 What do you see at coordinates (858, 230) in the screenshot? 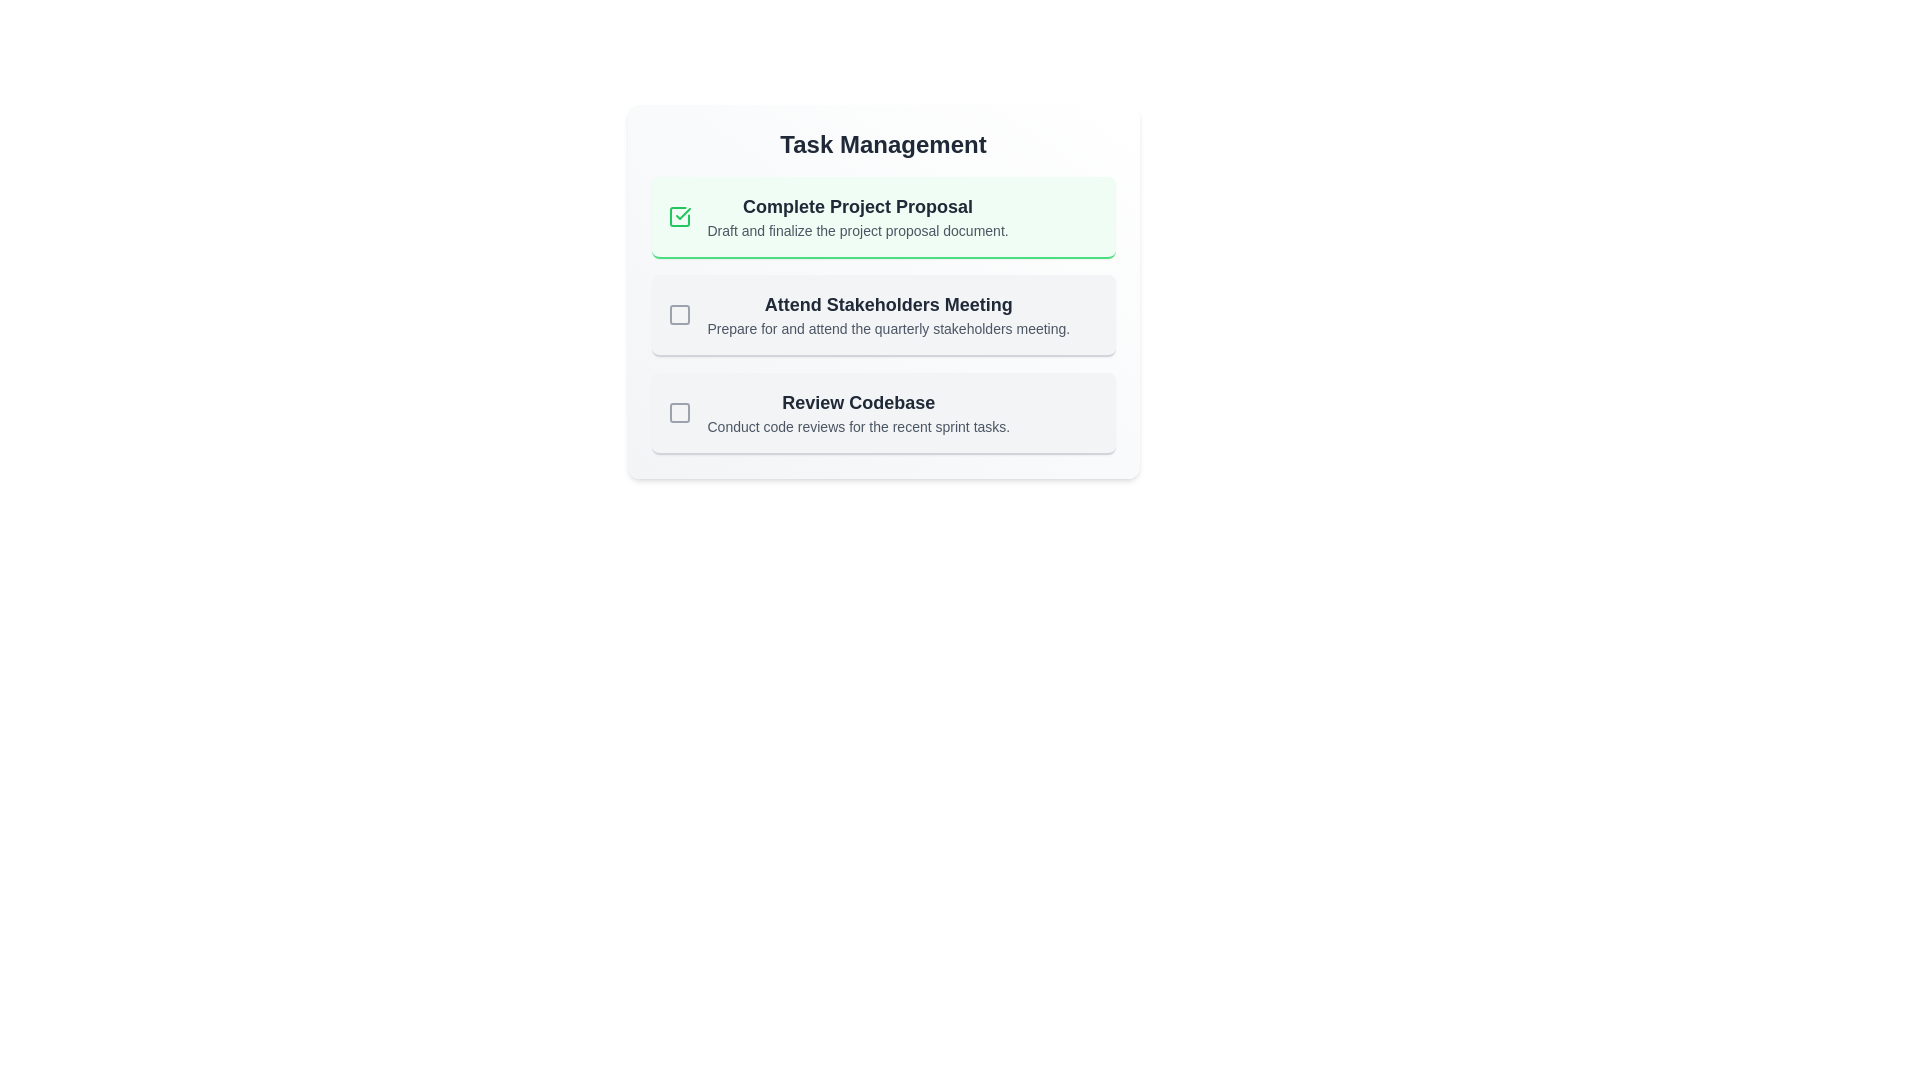
I see `the text label reading 'Draft and finalize the project proposal document.', which is styled in gray and located below the title 'Complete Project Proposal' in the task card layout` at bounding box center [858, 230].